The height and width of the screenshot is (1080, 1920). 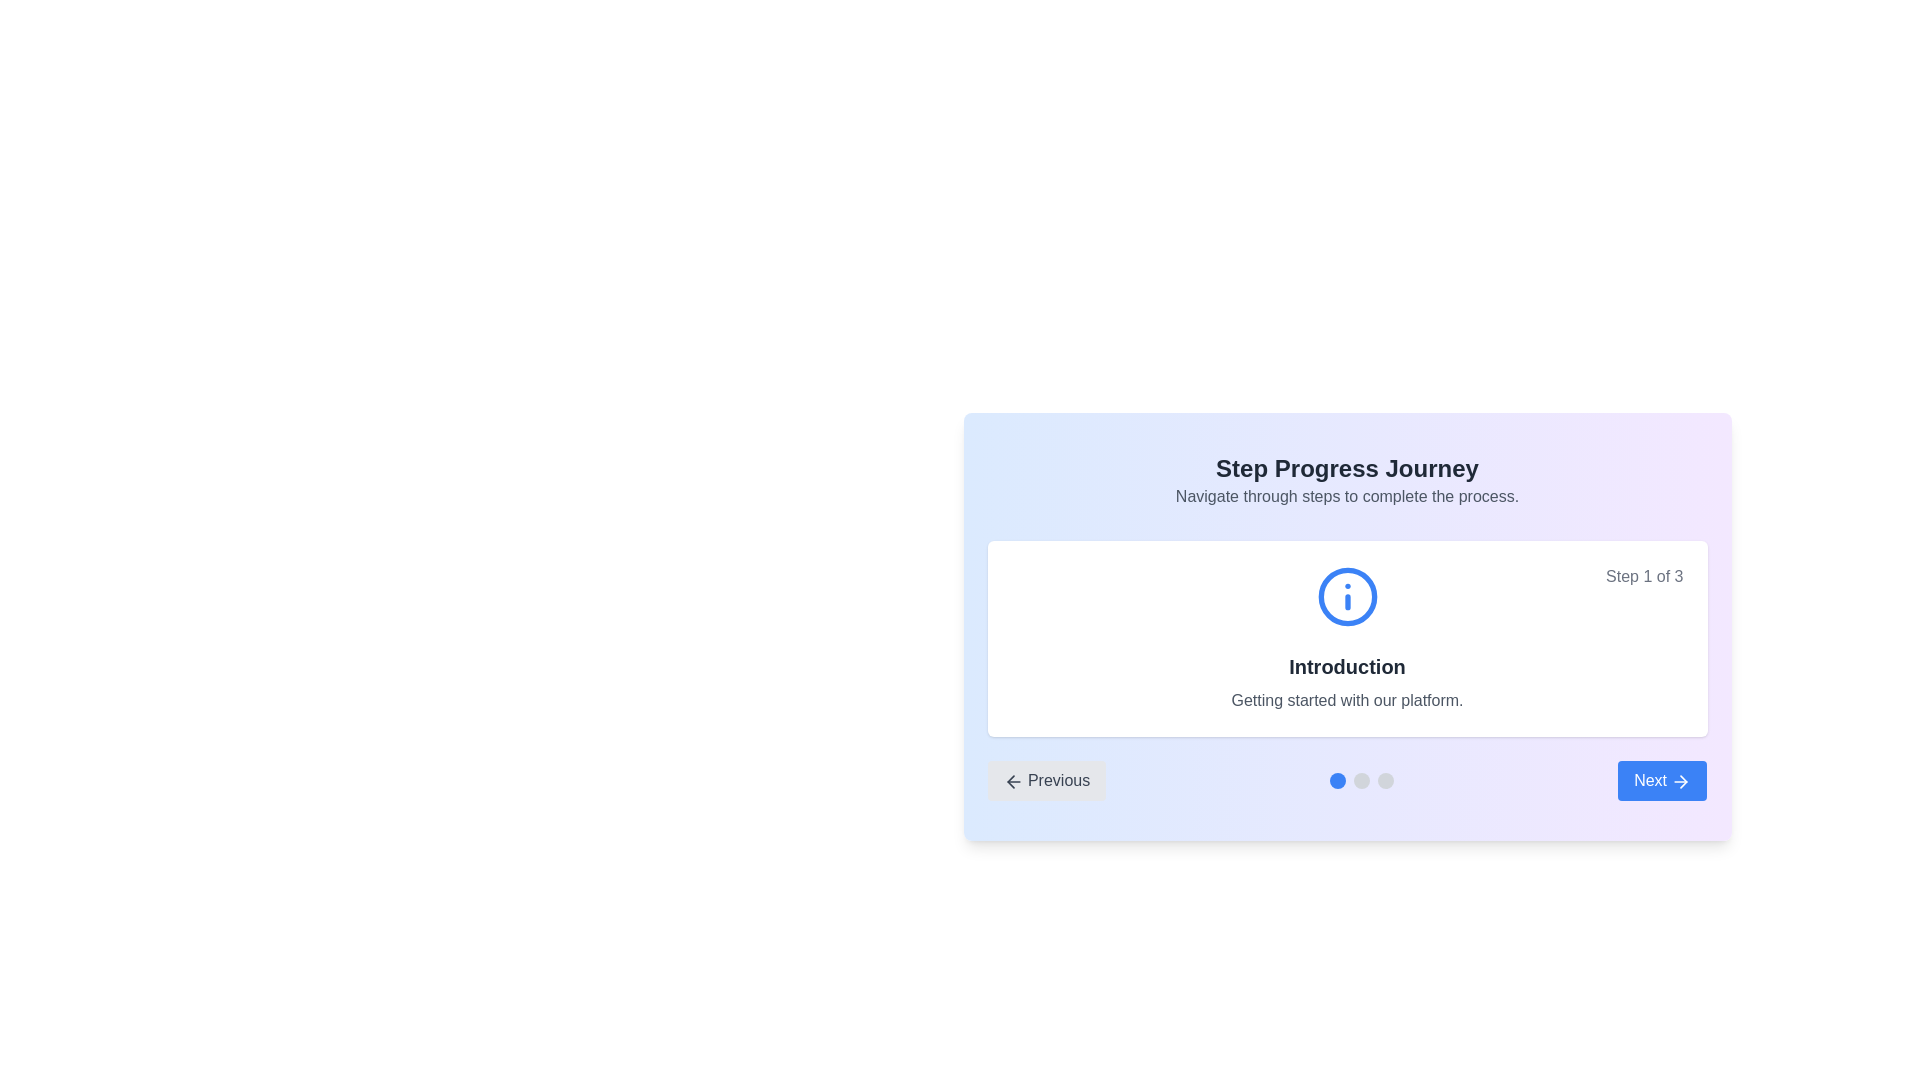 What do you see at coordinates (1347, 481) in the screenshot?
I see `the dual-line textual display located at the top of the card-like section, which contains 'Step Progress Journey' in bold and 'Navigate through steps to complete the process.' in a smaller font` at bounding box center [1347, 481].